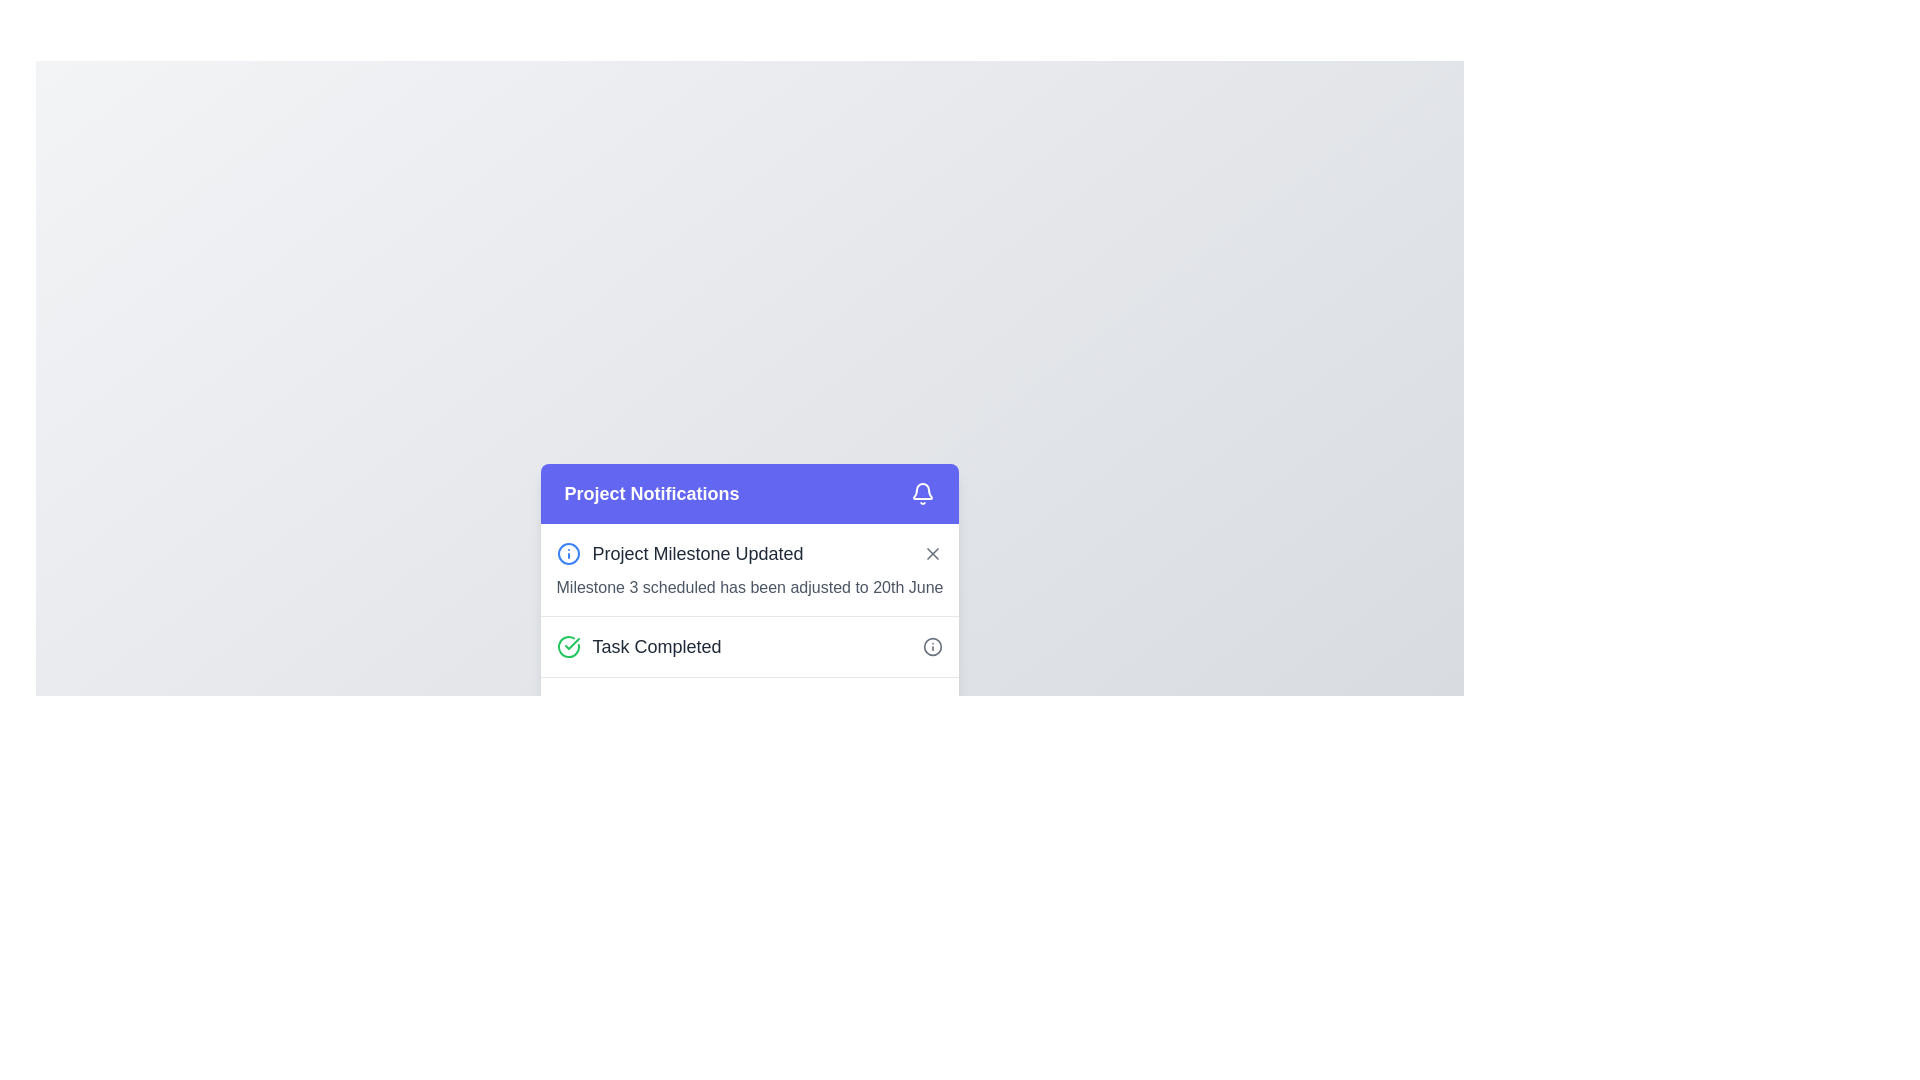 This screenshot has height=1080, width=1920. What do you see at coordinates (698, 554) in the screenshot?
I see `the text label that informs the user about project milestone updates located in the 'Project Notifications' section, immediately to the right of a blue circular information icon` at bounding box center [698, 554].